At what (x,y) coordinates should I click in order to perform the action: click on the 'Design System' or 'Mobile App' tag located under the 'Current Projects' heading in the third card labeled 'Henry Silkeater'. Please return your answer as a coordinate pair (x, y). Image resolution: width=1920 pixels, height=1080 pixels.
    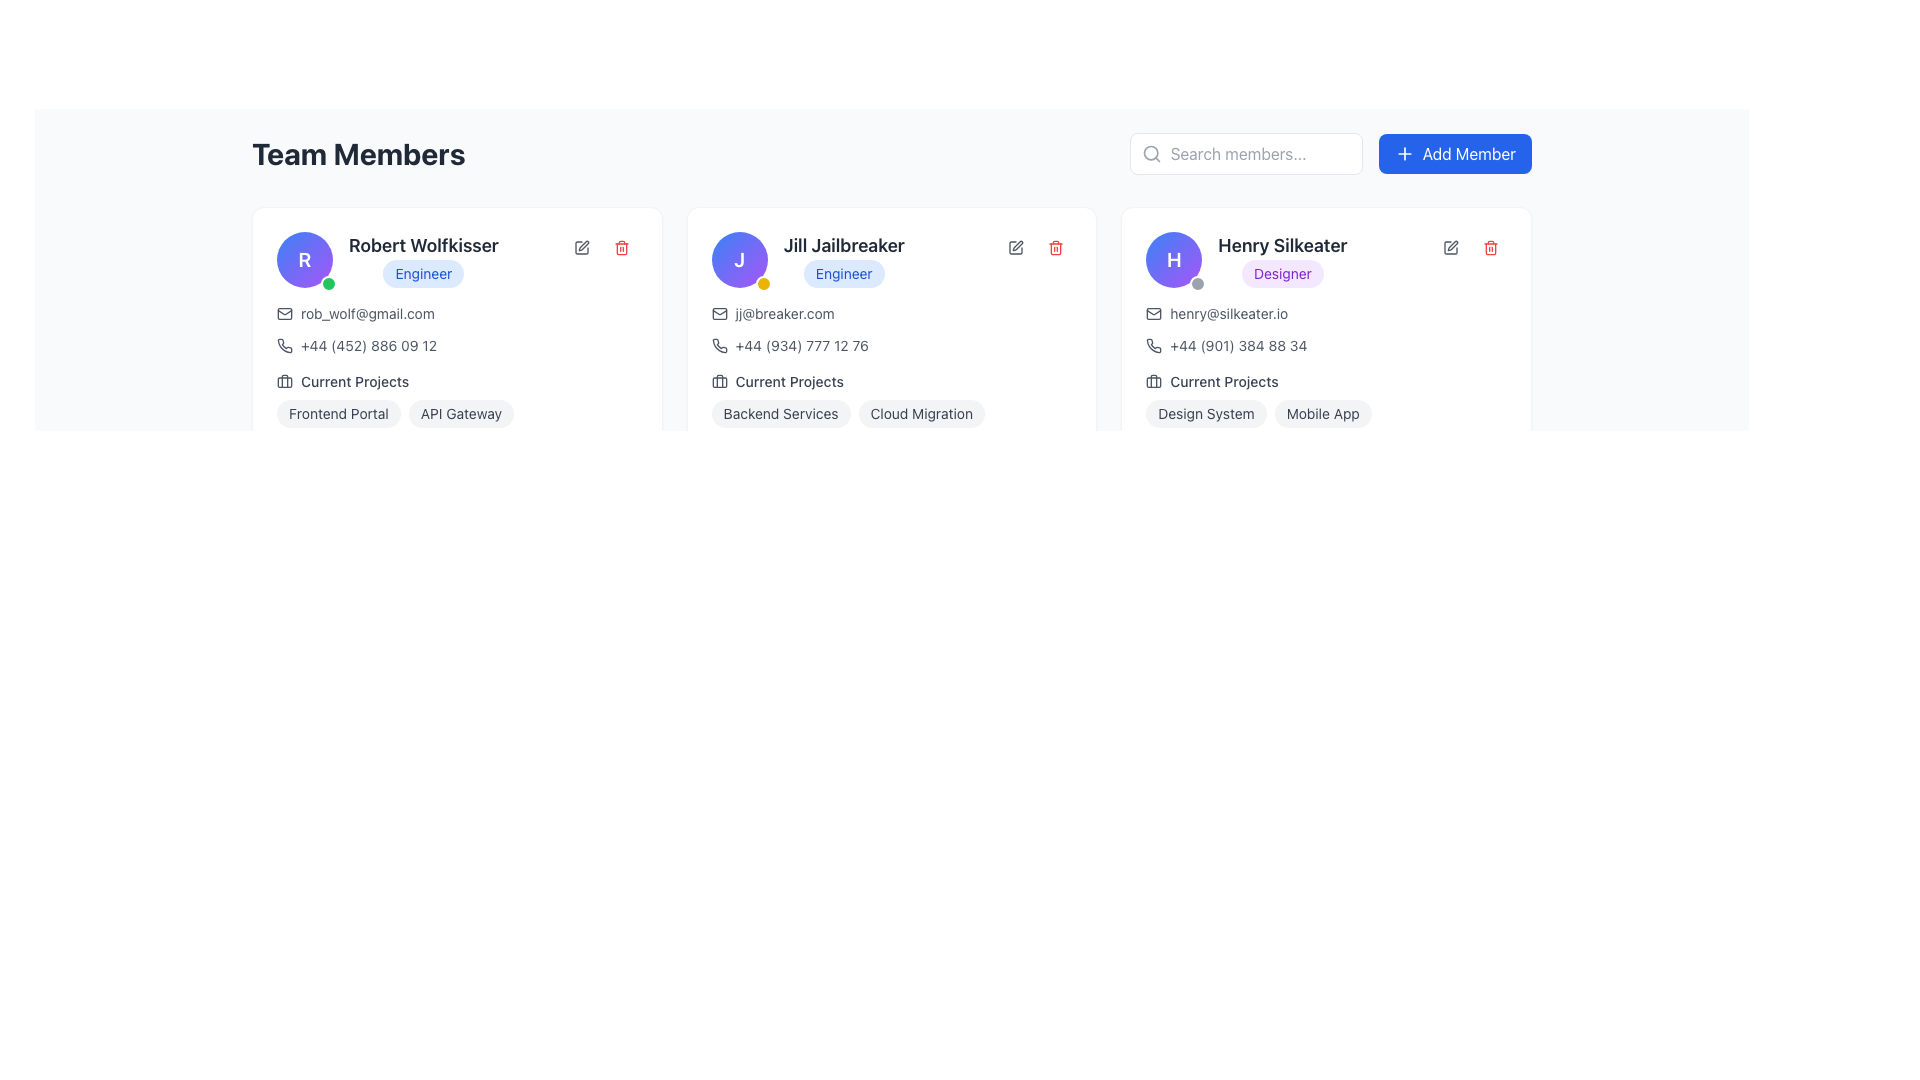
    Looking at the image, I should click on (1326, 400).